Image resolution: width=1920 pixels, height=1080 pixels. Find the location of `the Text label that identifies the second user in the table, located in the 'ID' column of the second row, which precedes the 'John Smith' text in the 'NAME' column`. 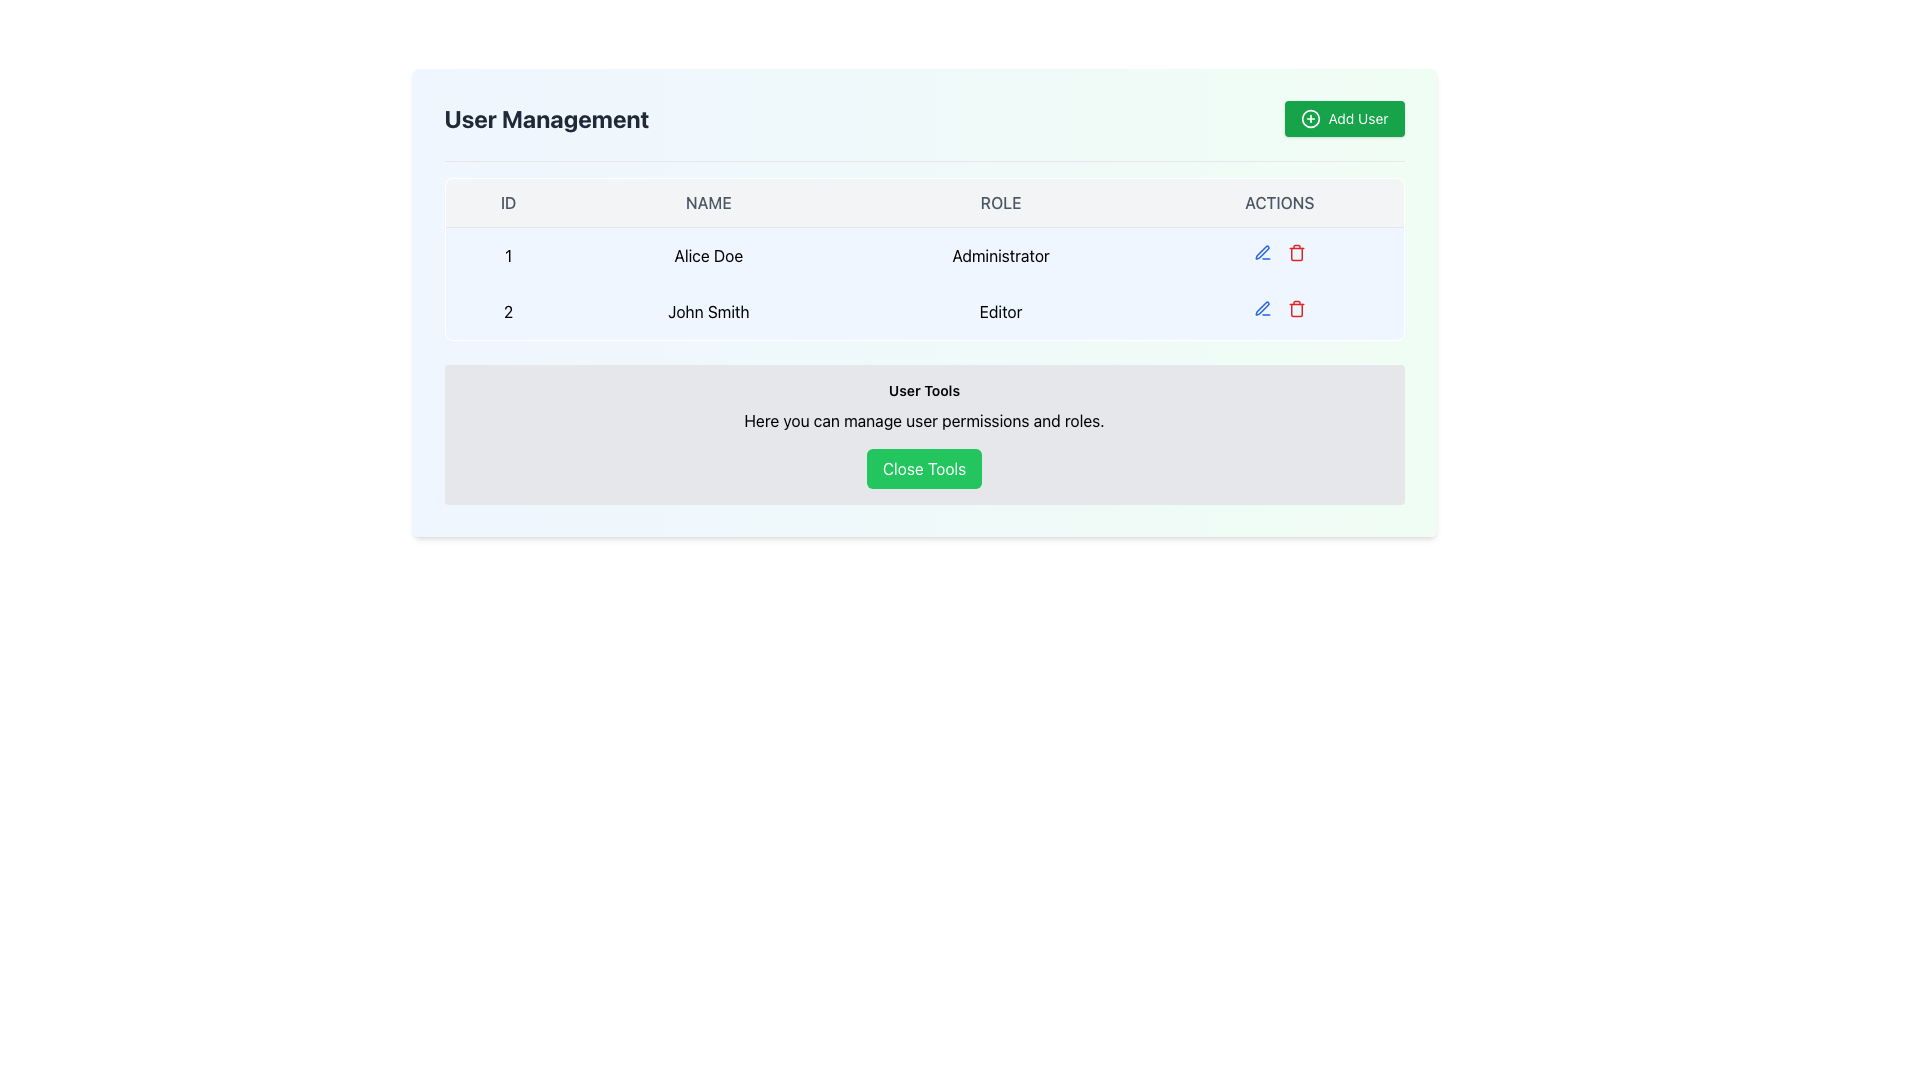

the Text label that identifies the second user in the table, located in the 'ID' column of the second row, which precedes the 'John Smith' text in the 'NAME' column is located at coordinates (508, 312).